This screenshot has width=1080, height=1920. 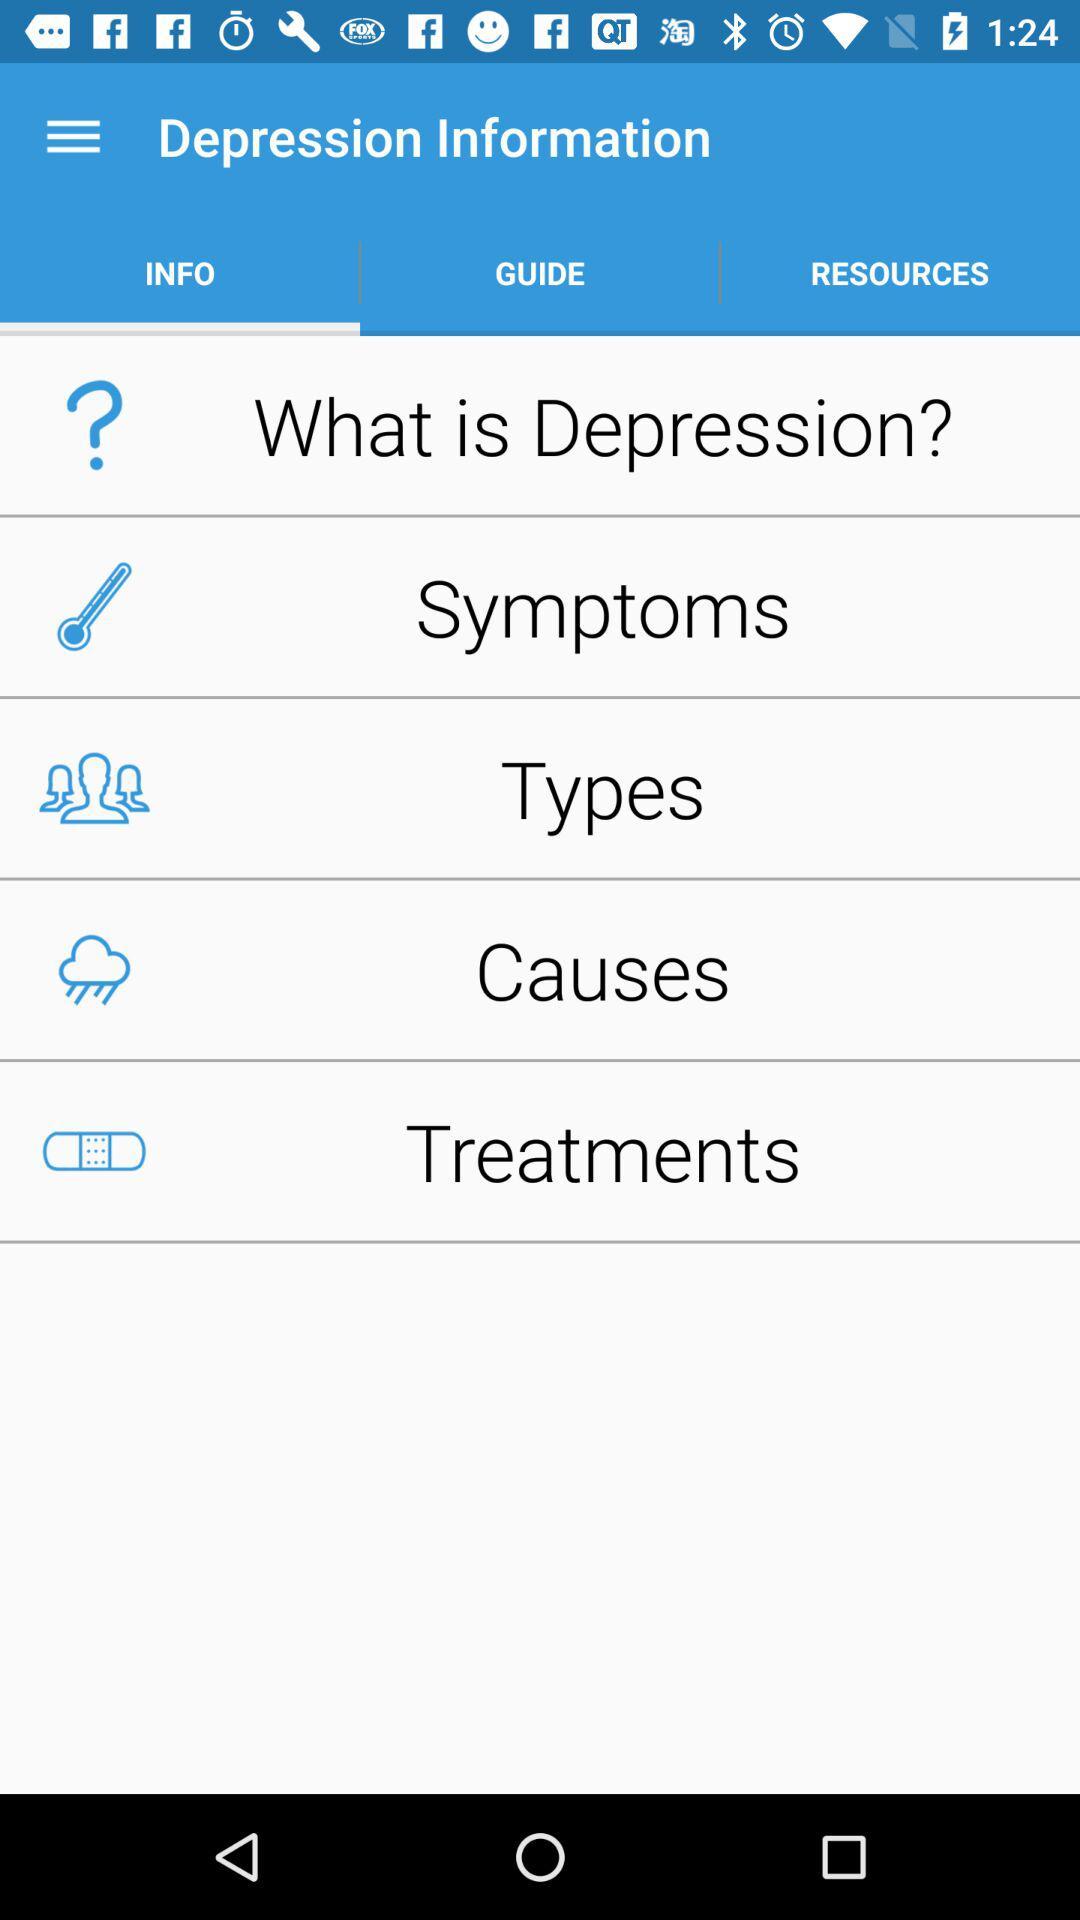 I want to click on symptoms, so click(x=540, y=605).